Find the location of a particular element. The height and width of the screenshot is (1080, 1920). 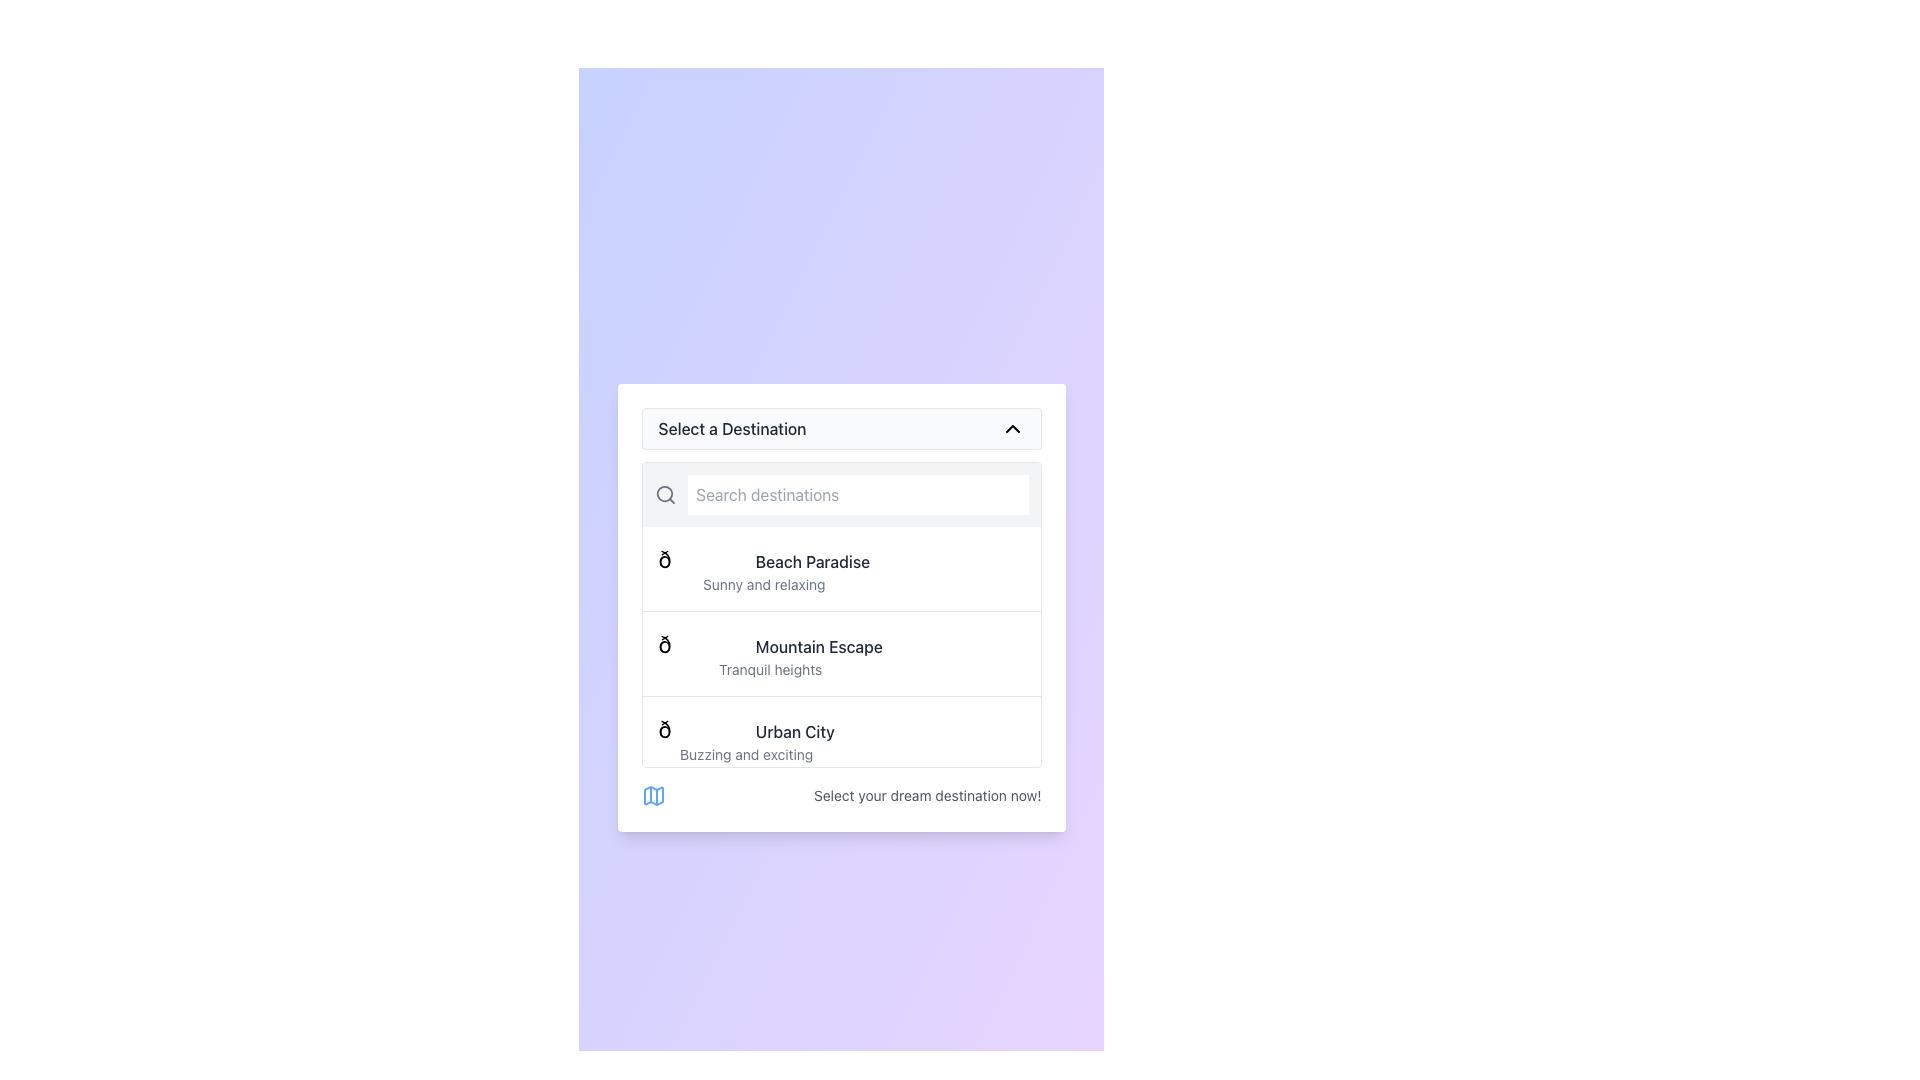

the map icon with a folded paper-like design located in the lower left corner of the modal box is located at coordinates (653, 794).